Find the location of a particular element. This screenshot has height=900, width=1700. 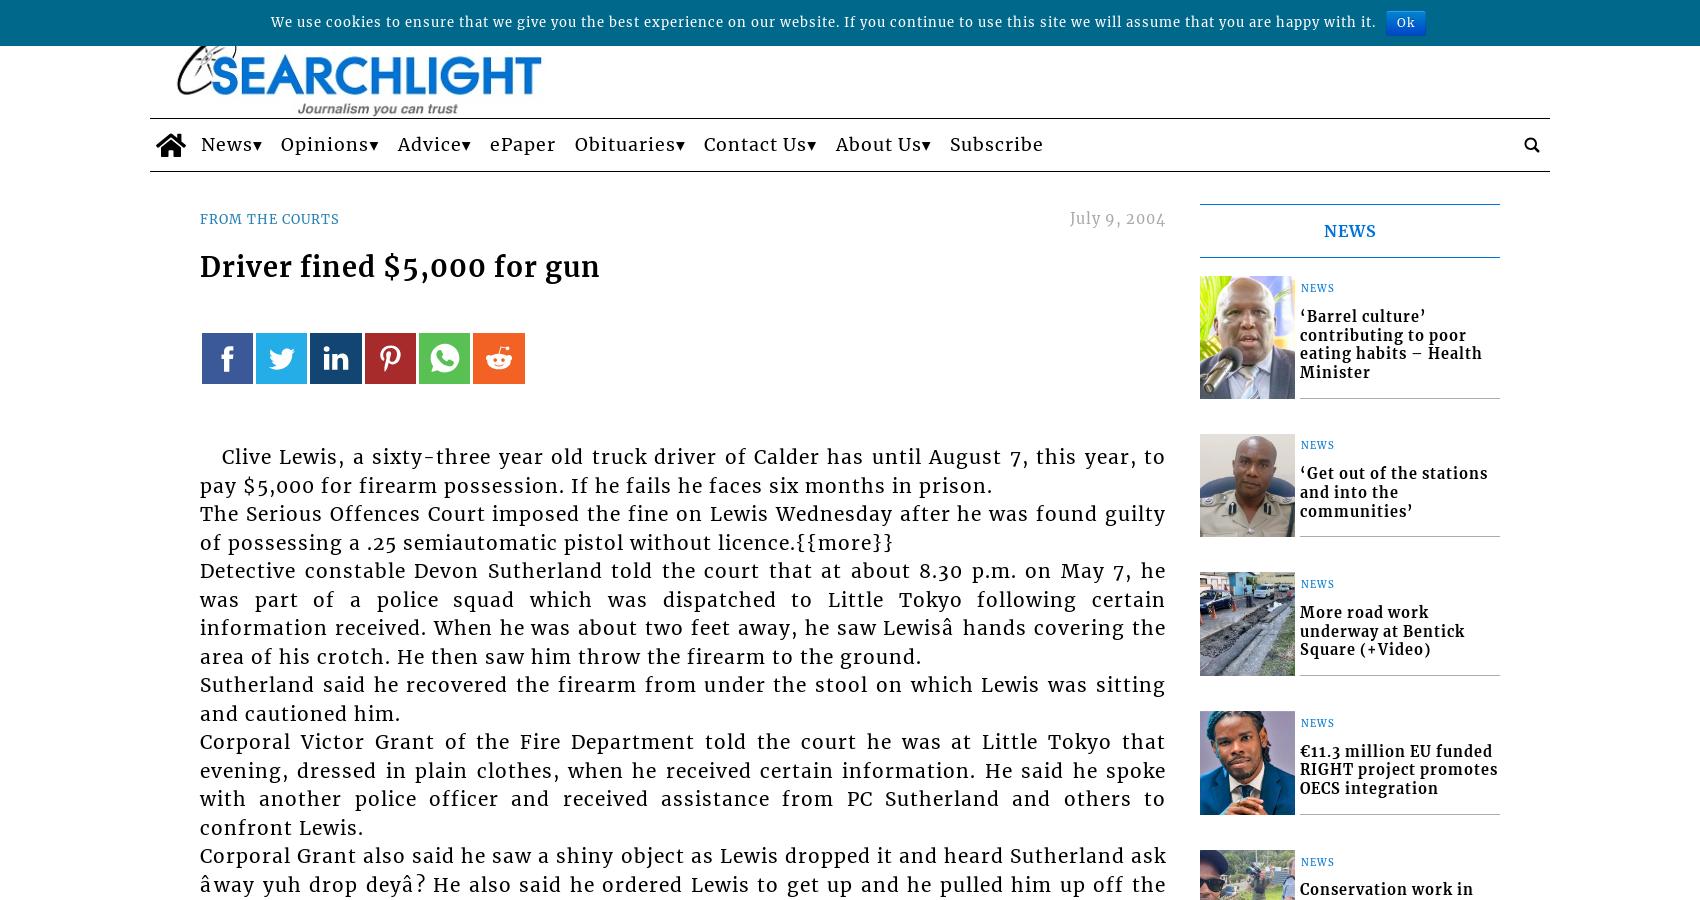

'‘Get out of the stations  and into the communities’' is located at coordinates (1391, 491).